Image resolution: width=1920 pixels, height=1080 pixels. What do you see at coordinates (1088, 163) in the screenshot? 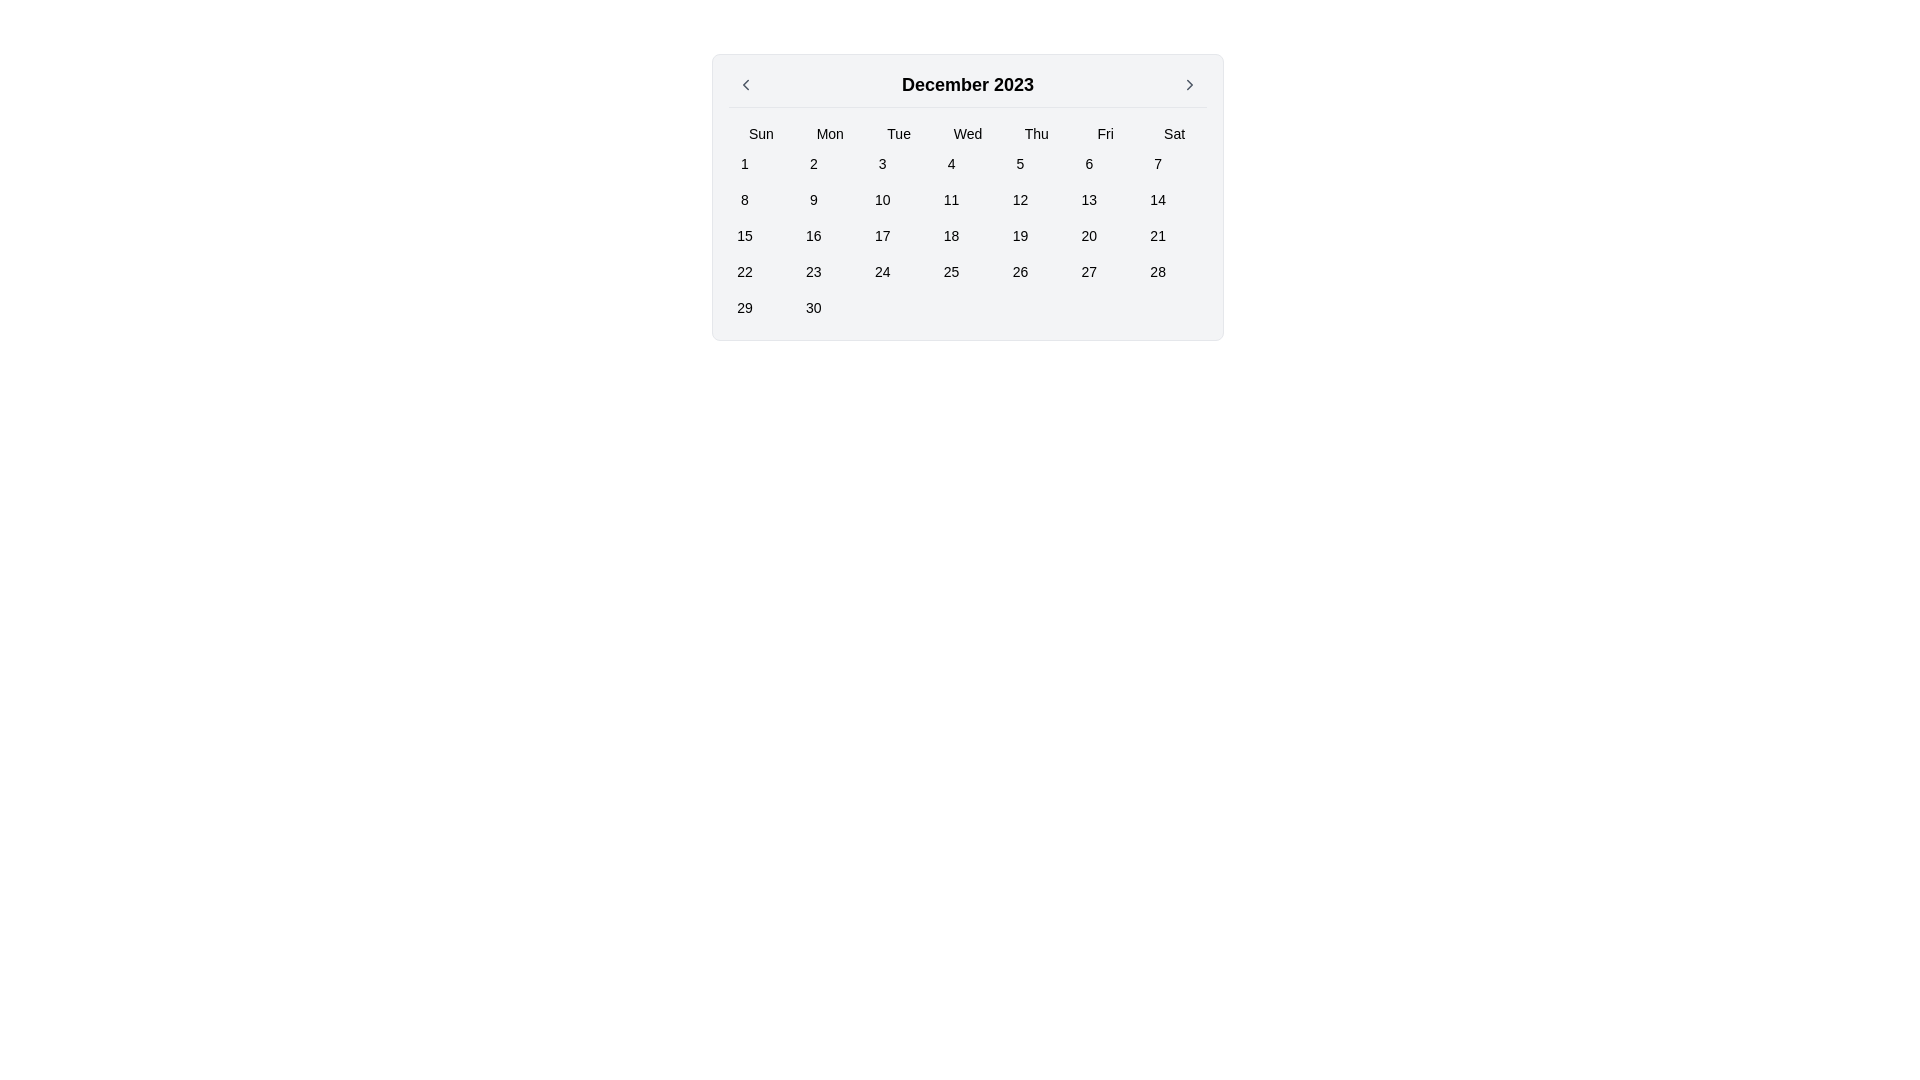
I see `the button representing the sixth day of the month` at bounding box center [1088, 163].